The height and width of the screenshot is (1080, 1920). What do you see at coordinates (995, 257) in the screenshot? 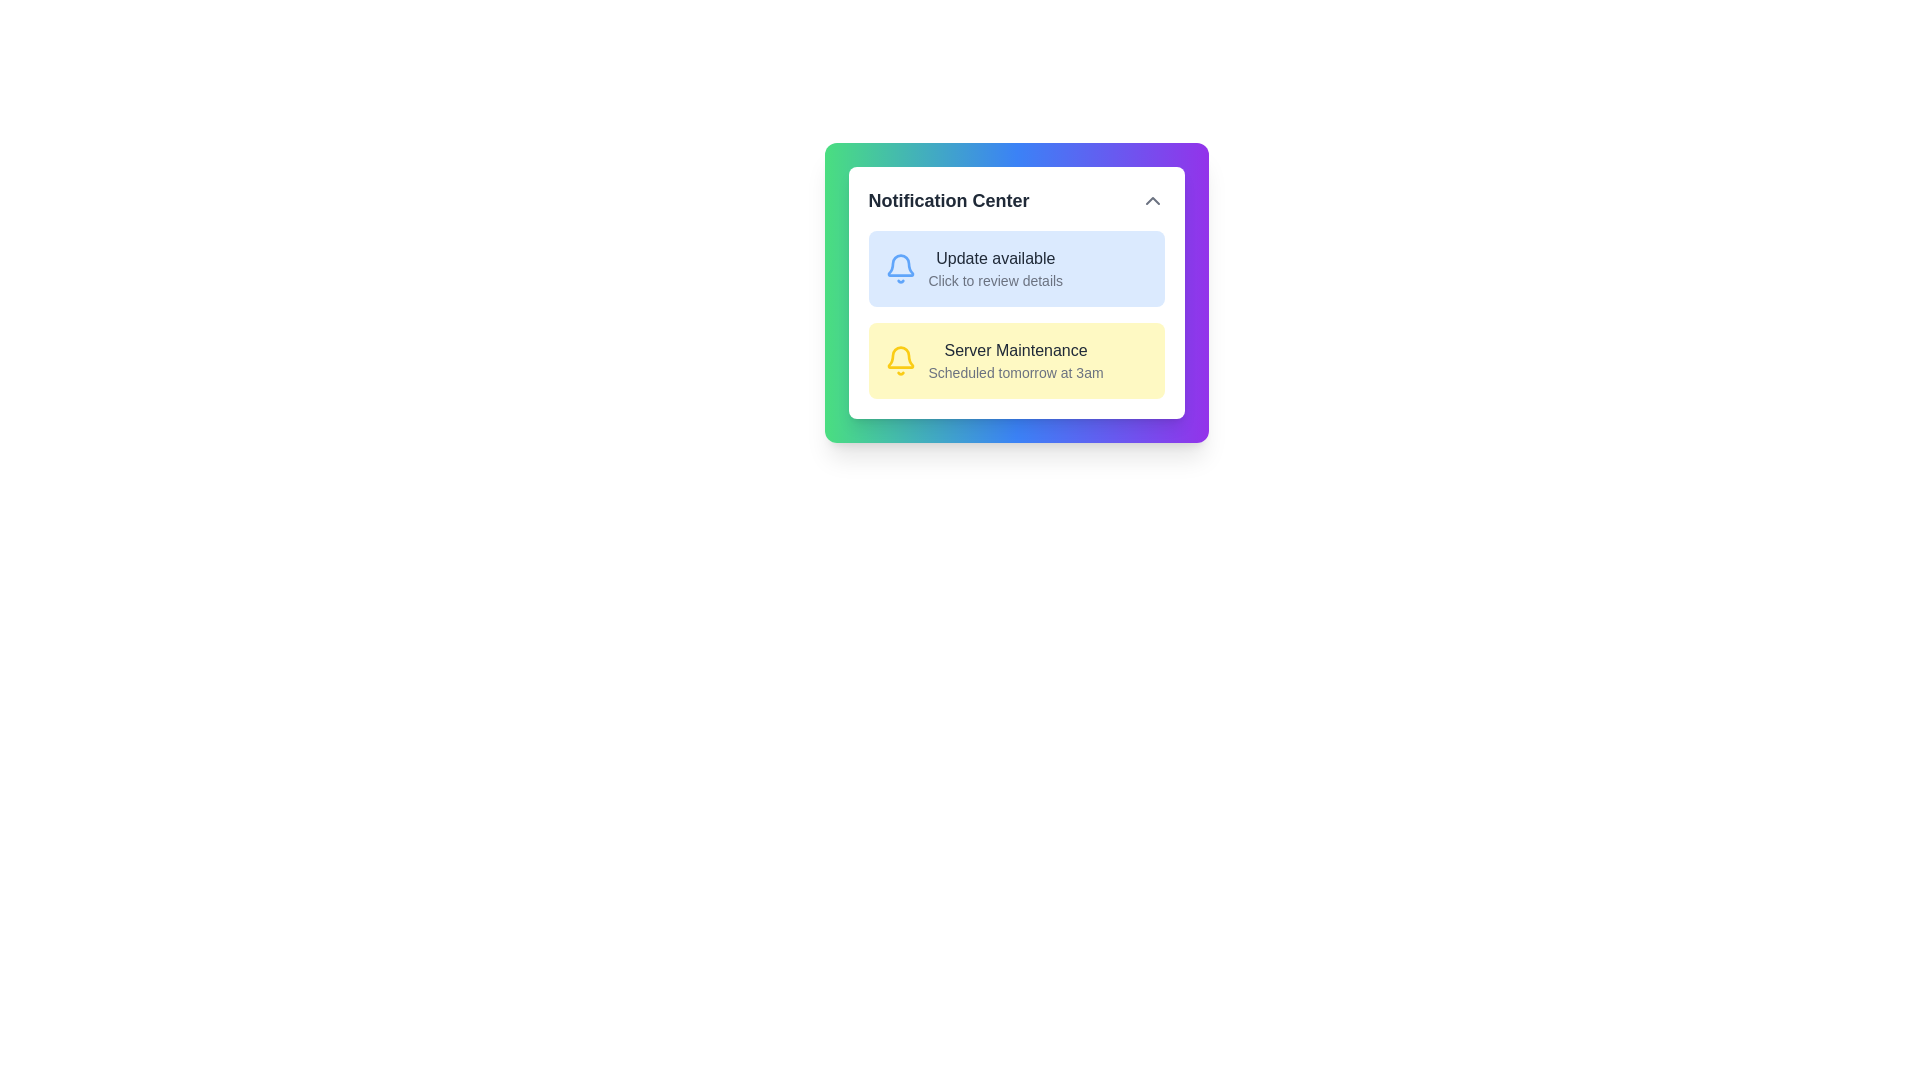
I see `the static text label that indicates an available update in the notification system, located at the top center of the Notification Center UI` at bounding box center [995, 257].